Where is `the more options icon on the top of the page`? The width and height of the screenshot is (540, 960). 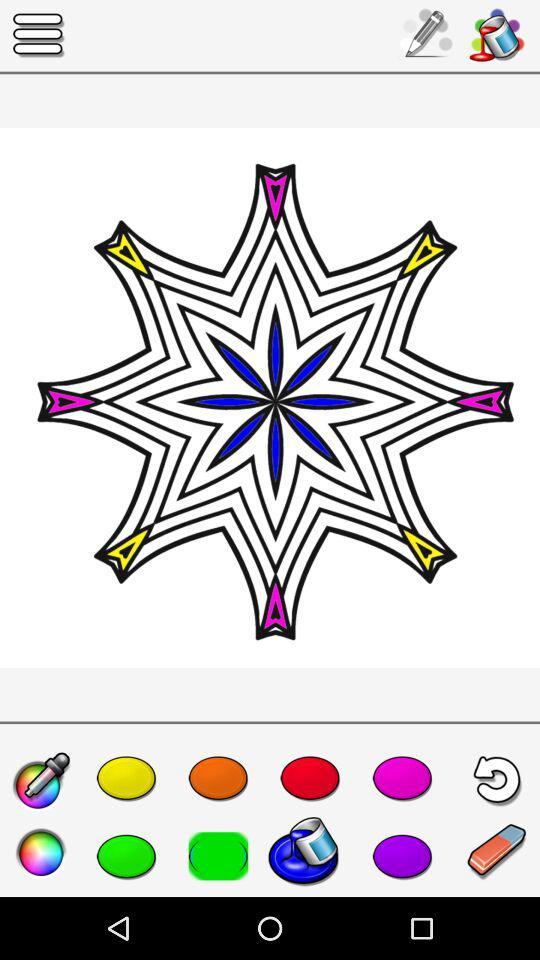
the more options icon on the top of the page is located at coordinates (39, 35).